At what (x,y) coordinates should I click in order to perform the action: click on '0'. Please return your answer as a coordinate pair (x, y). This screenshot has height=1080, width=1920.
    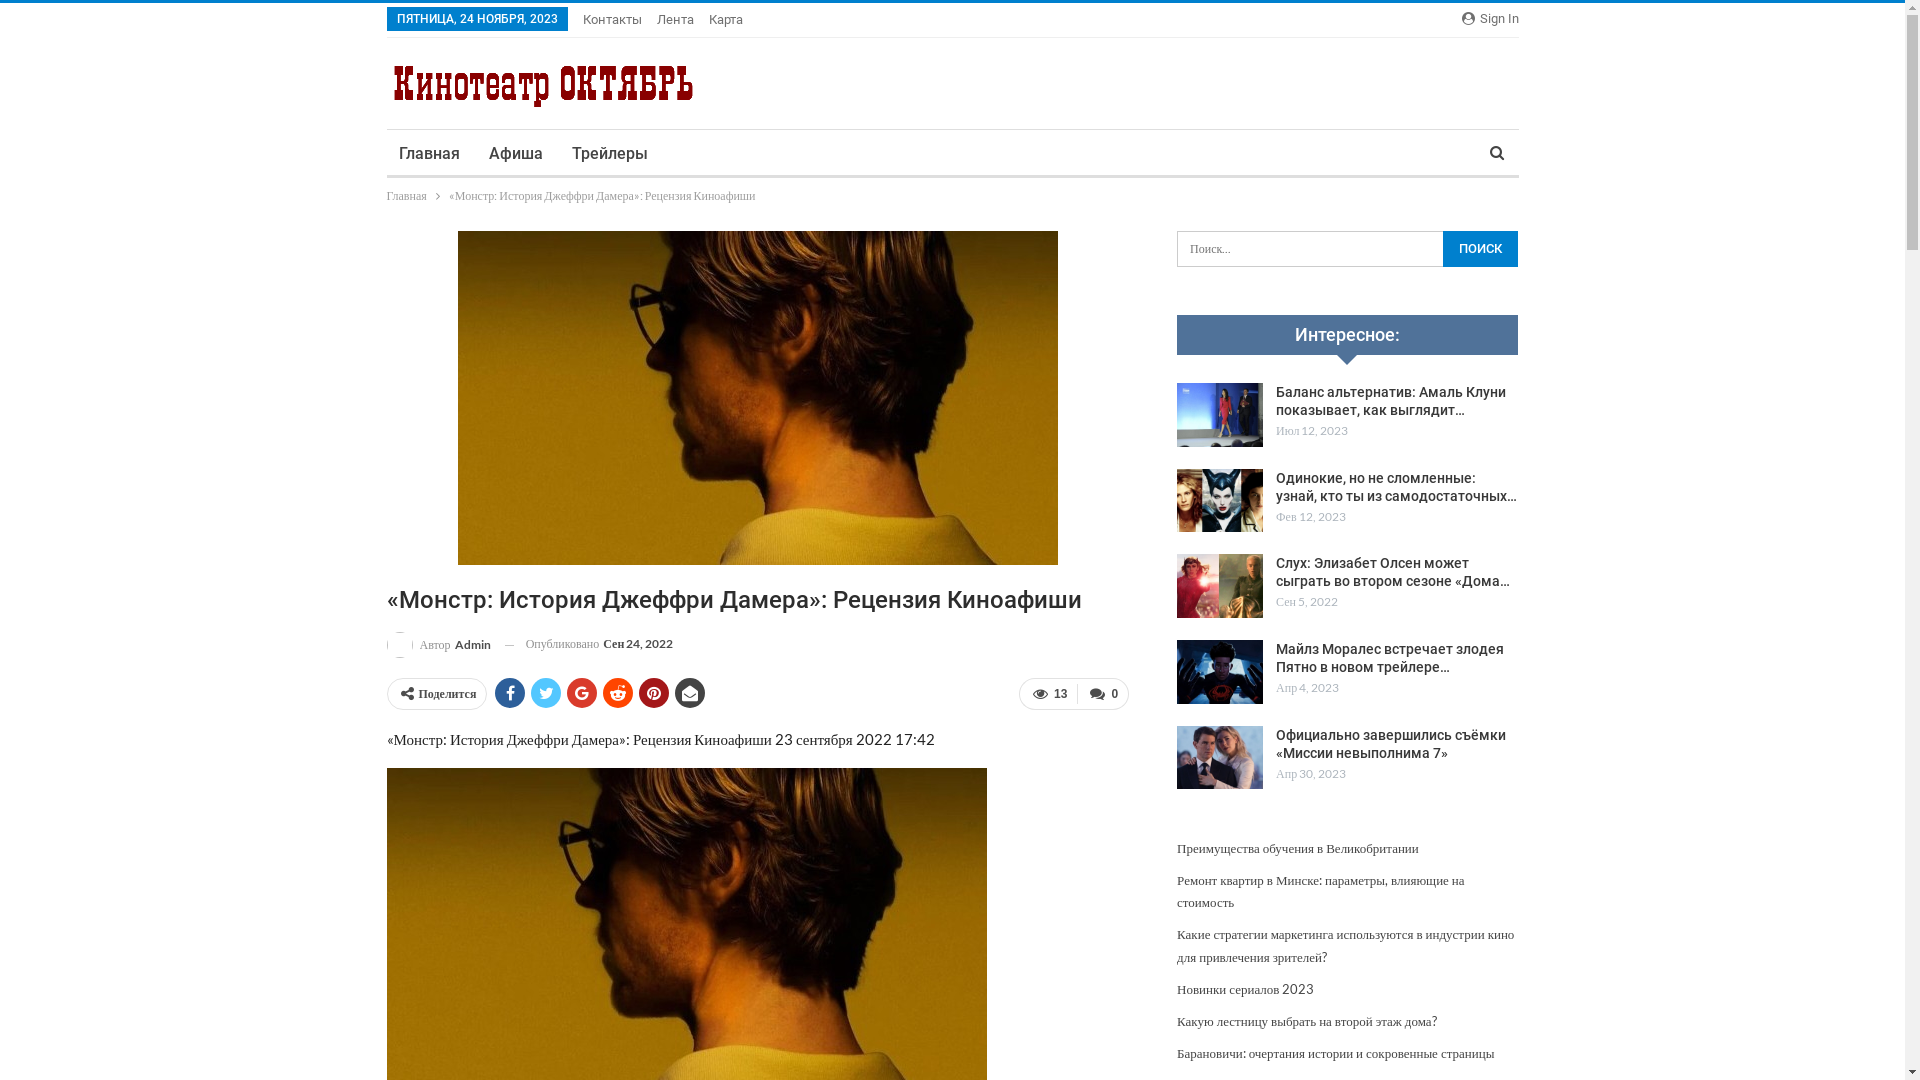
    Looking at the image, I should click on (1102, 693).